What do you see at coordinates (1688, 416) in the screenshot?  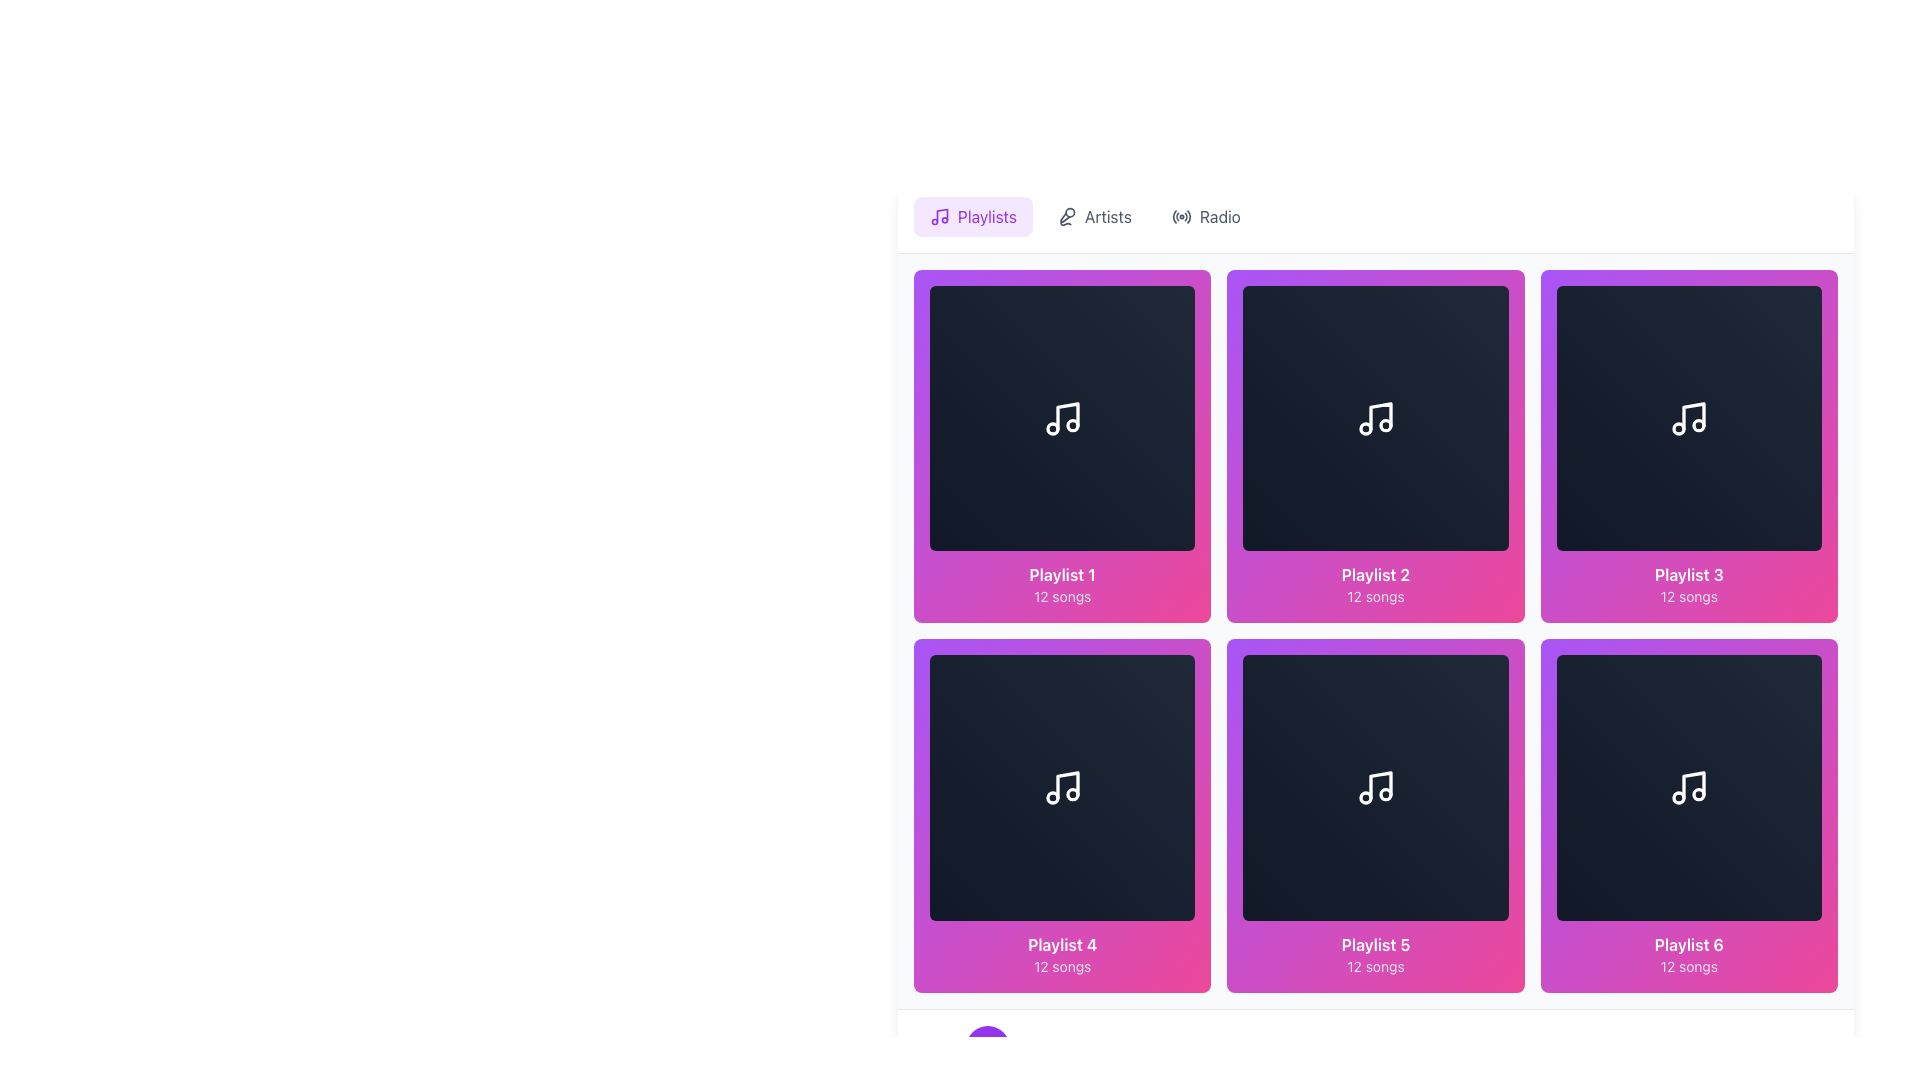 I see `the graphical block with a white music note icon in the 'Playlist 3' section` at bounding box center [1688, 416].